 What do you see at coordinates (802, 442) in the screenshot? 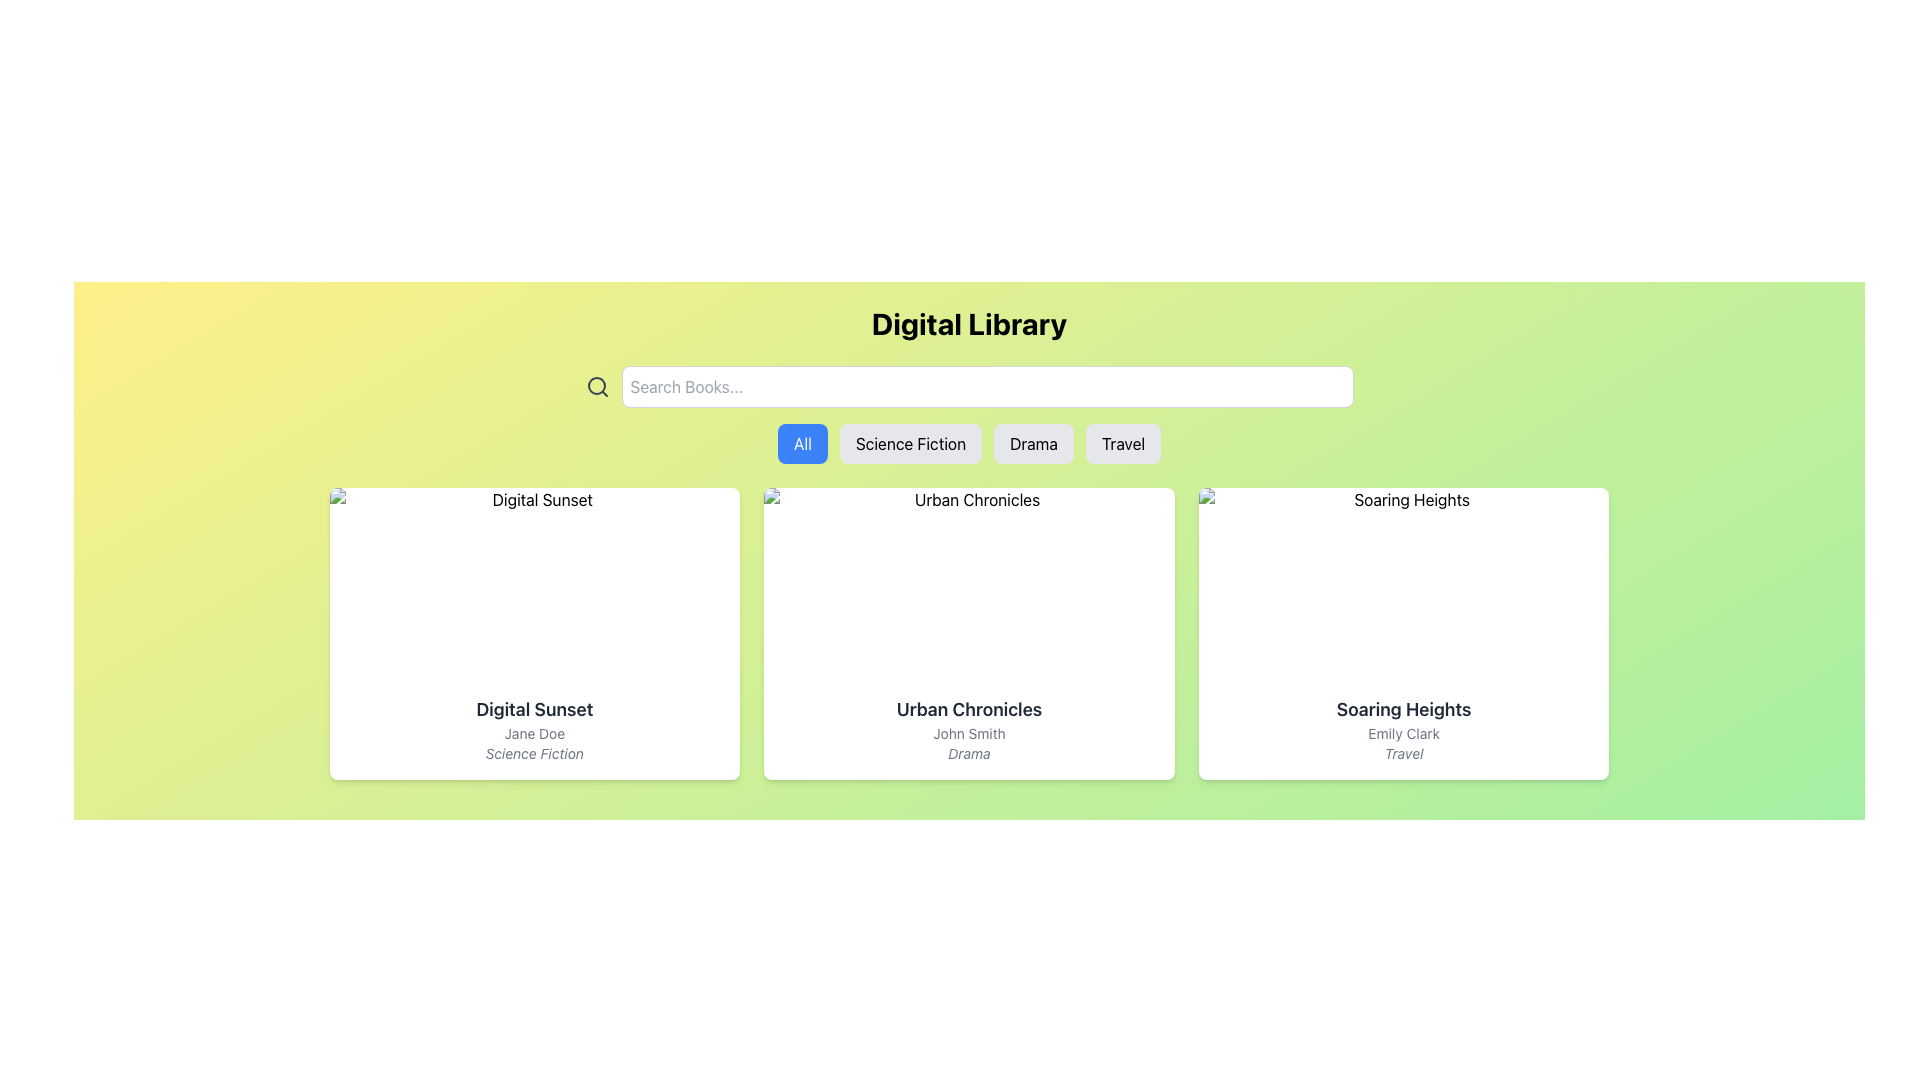
I see `the leftmost category selector button positioned below the search bar` at bounding box center [802, 442].